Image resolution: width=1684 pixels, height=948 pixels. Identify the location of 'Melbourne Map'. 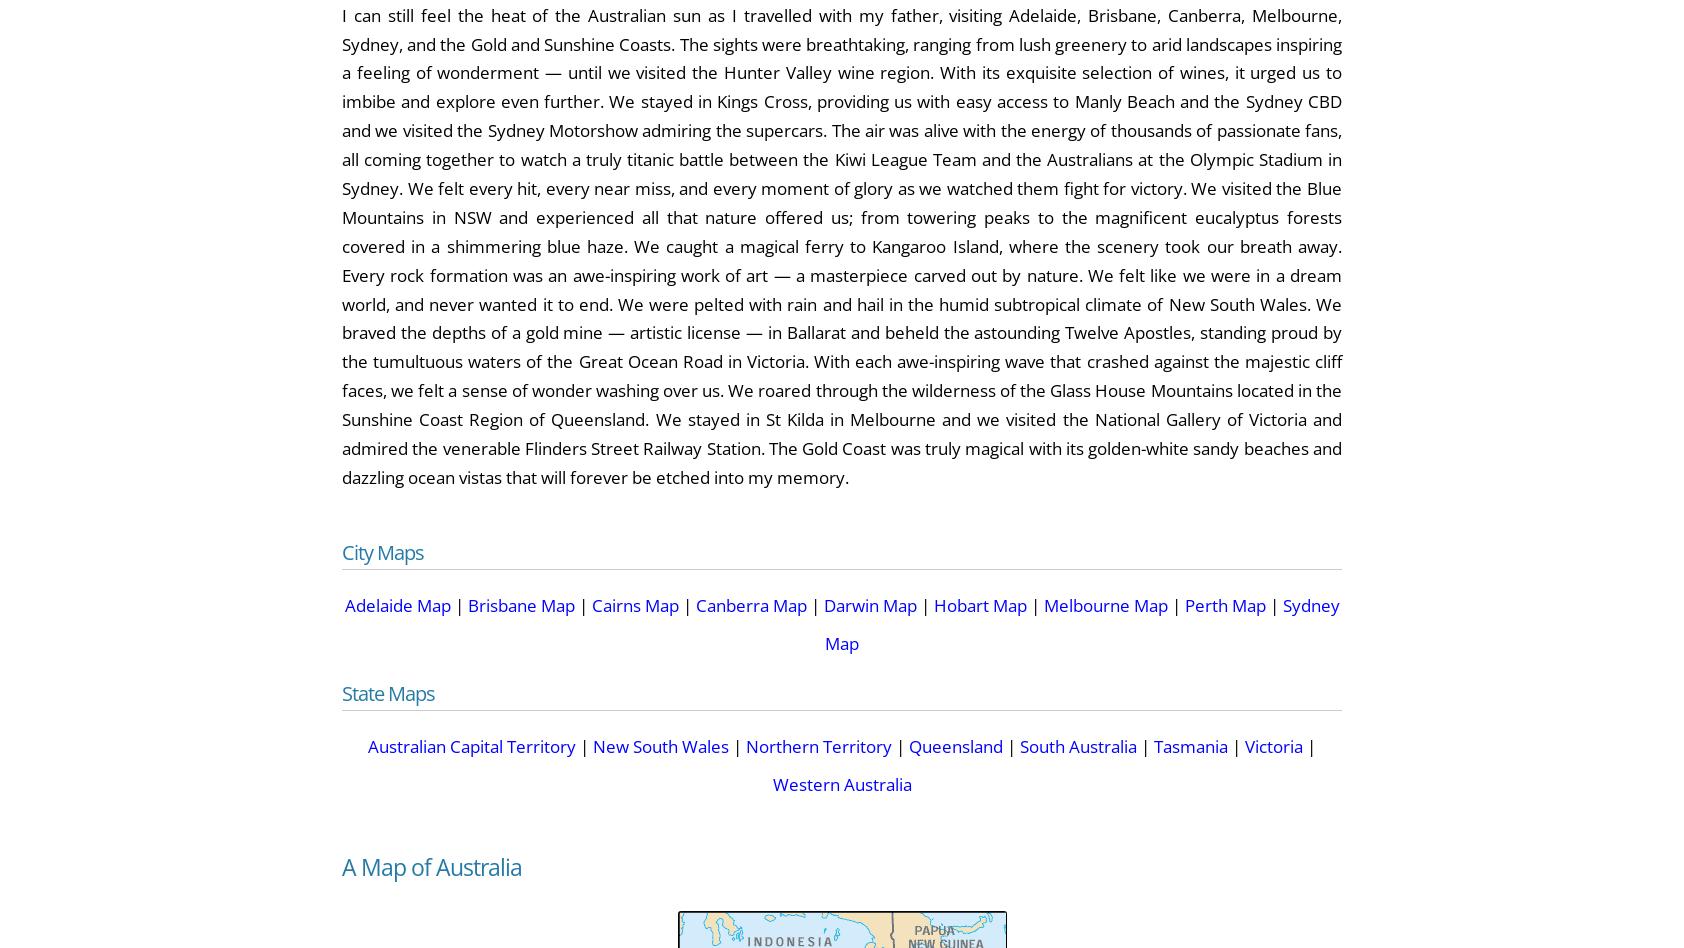
(1042, 603).